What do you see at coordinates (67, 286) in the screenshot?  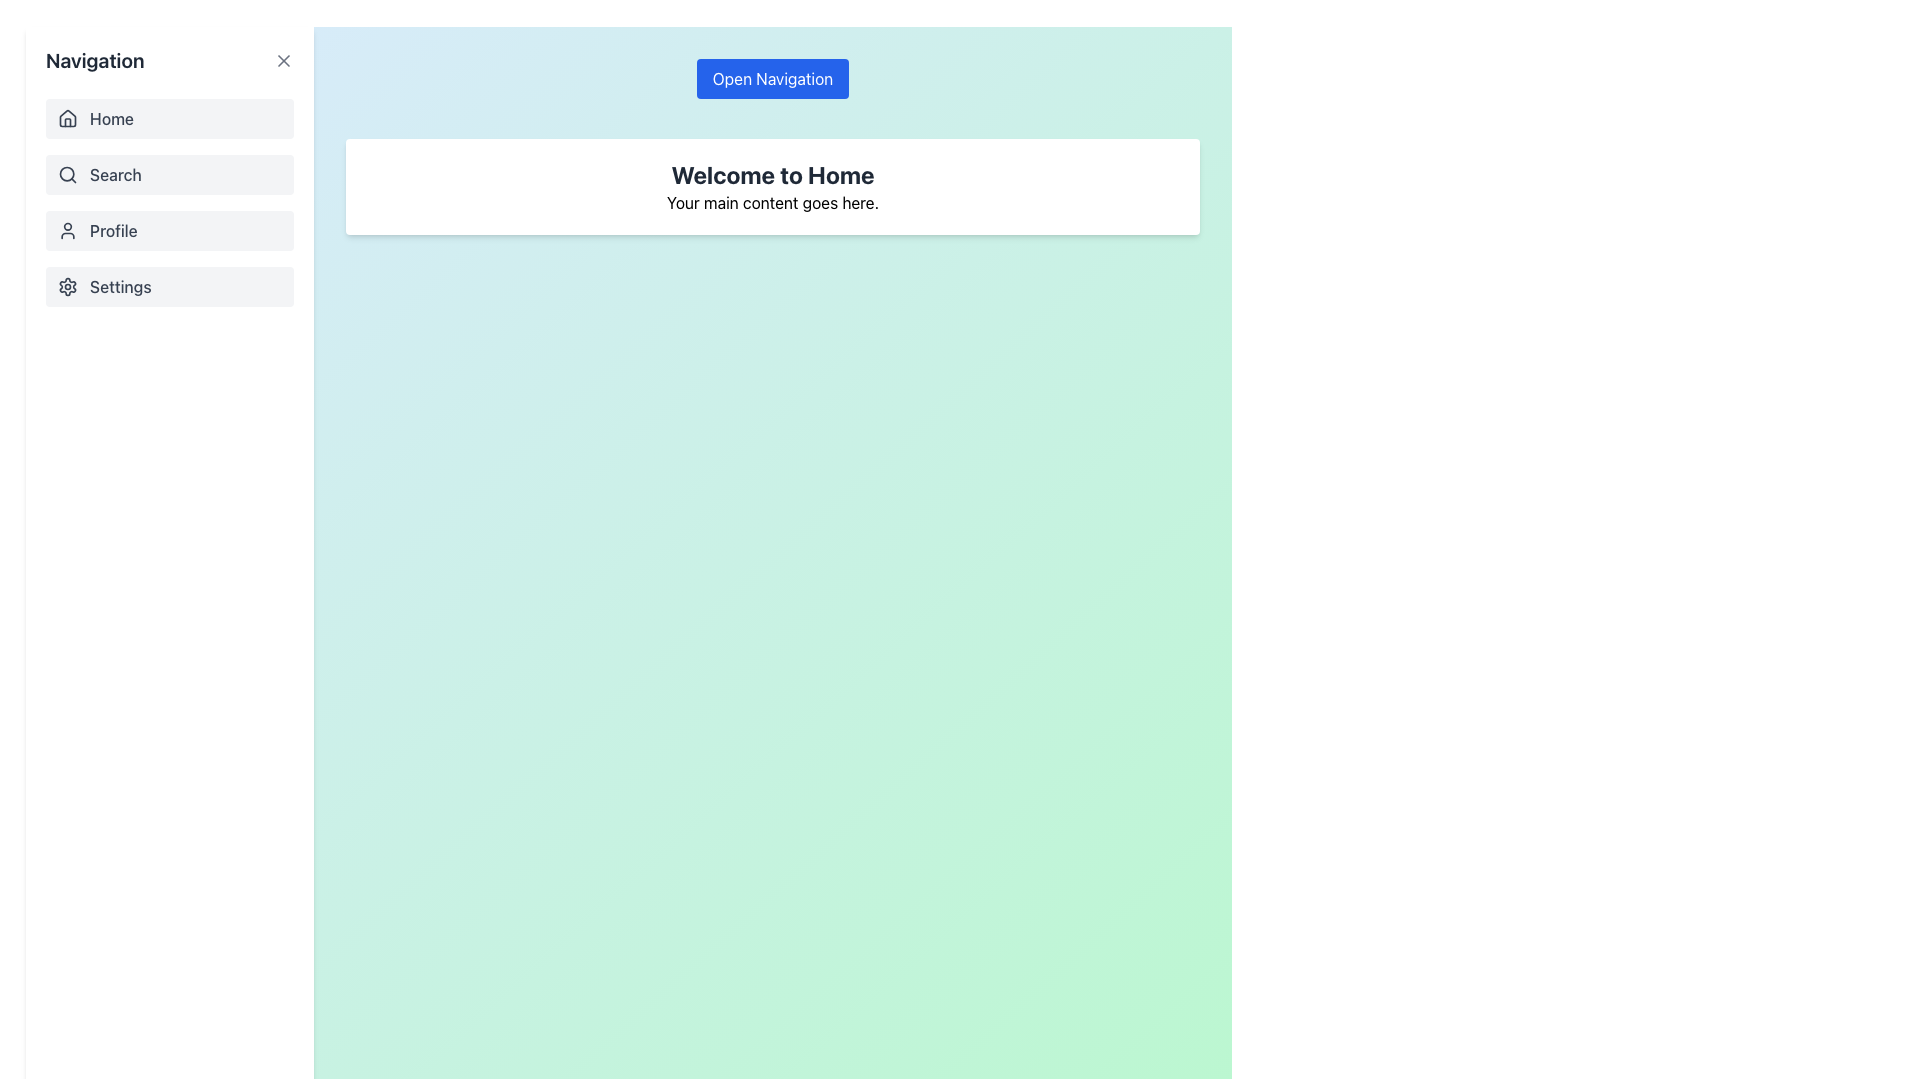 I see `the settings icon located in the 'Settings' menu item of the left side navigation menu` at bounding box center [67, 286].